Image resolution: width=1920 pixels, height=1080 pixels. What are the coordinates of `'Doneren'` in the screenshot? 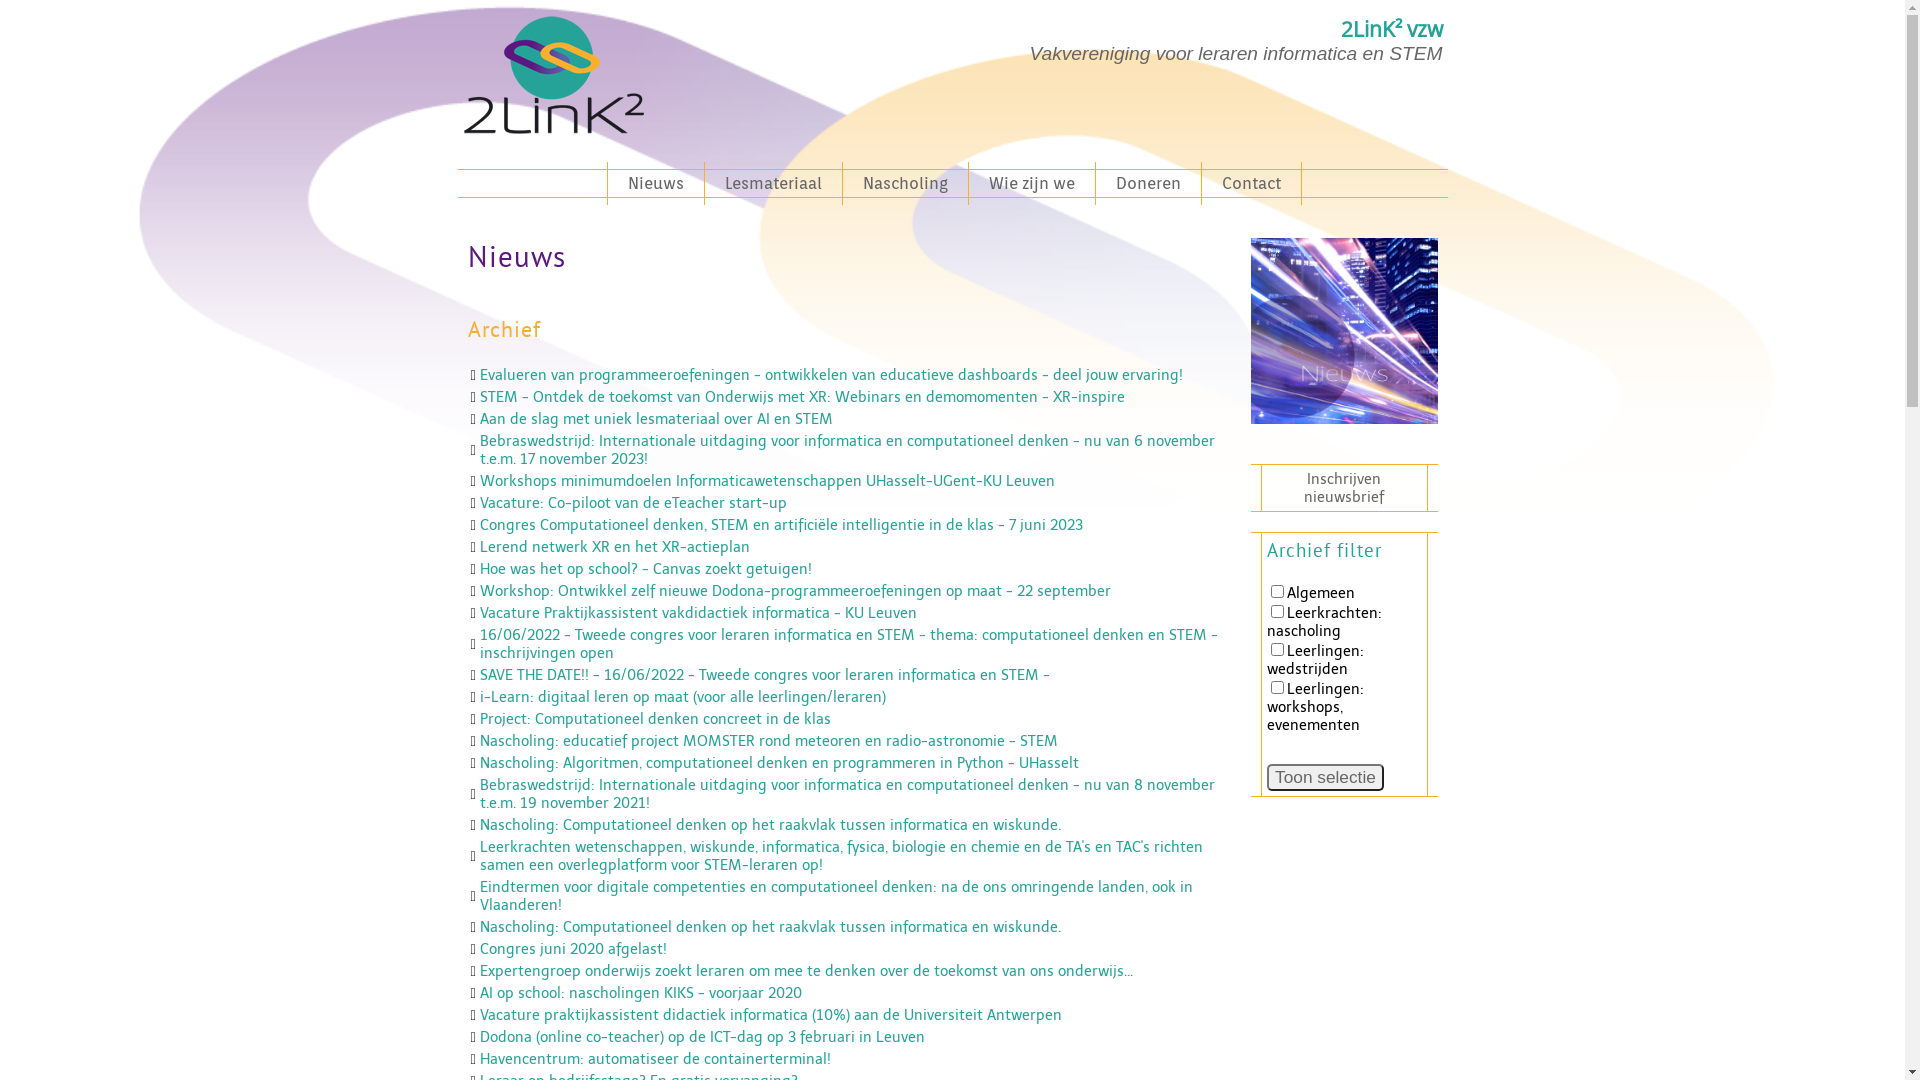 It's located at (1147, 183).